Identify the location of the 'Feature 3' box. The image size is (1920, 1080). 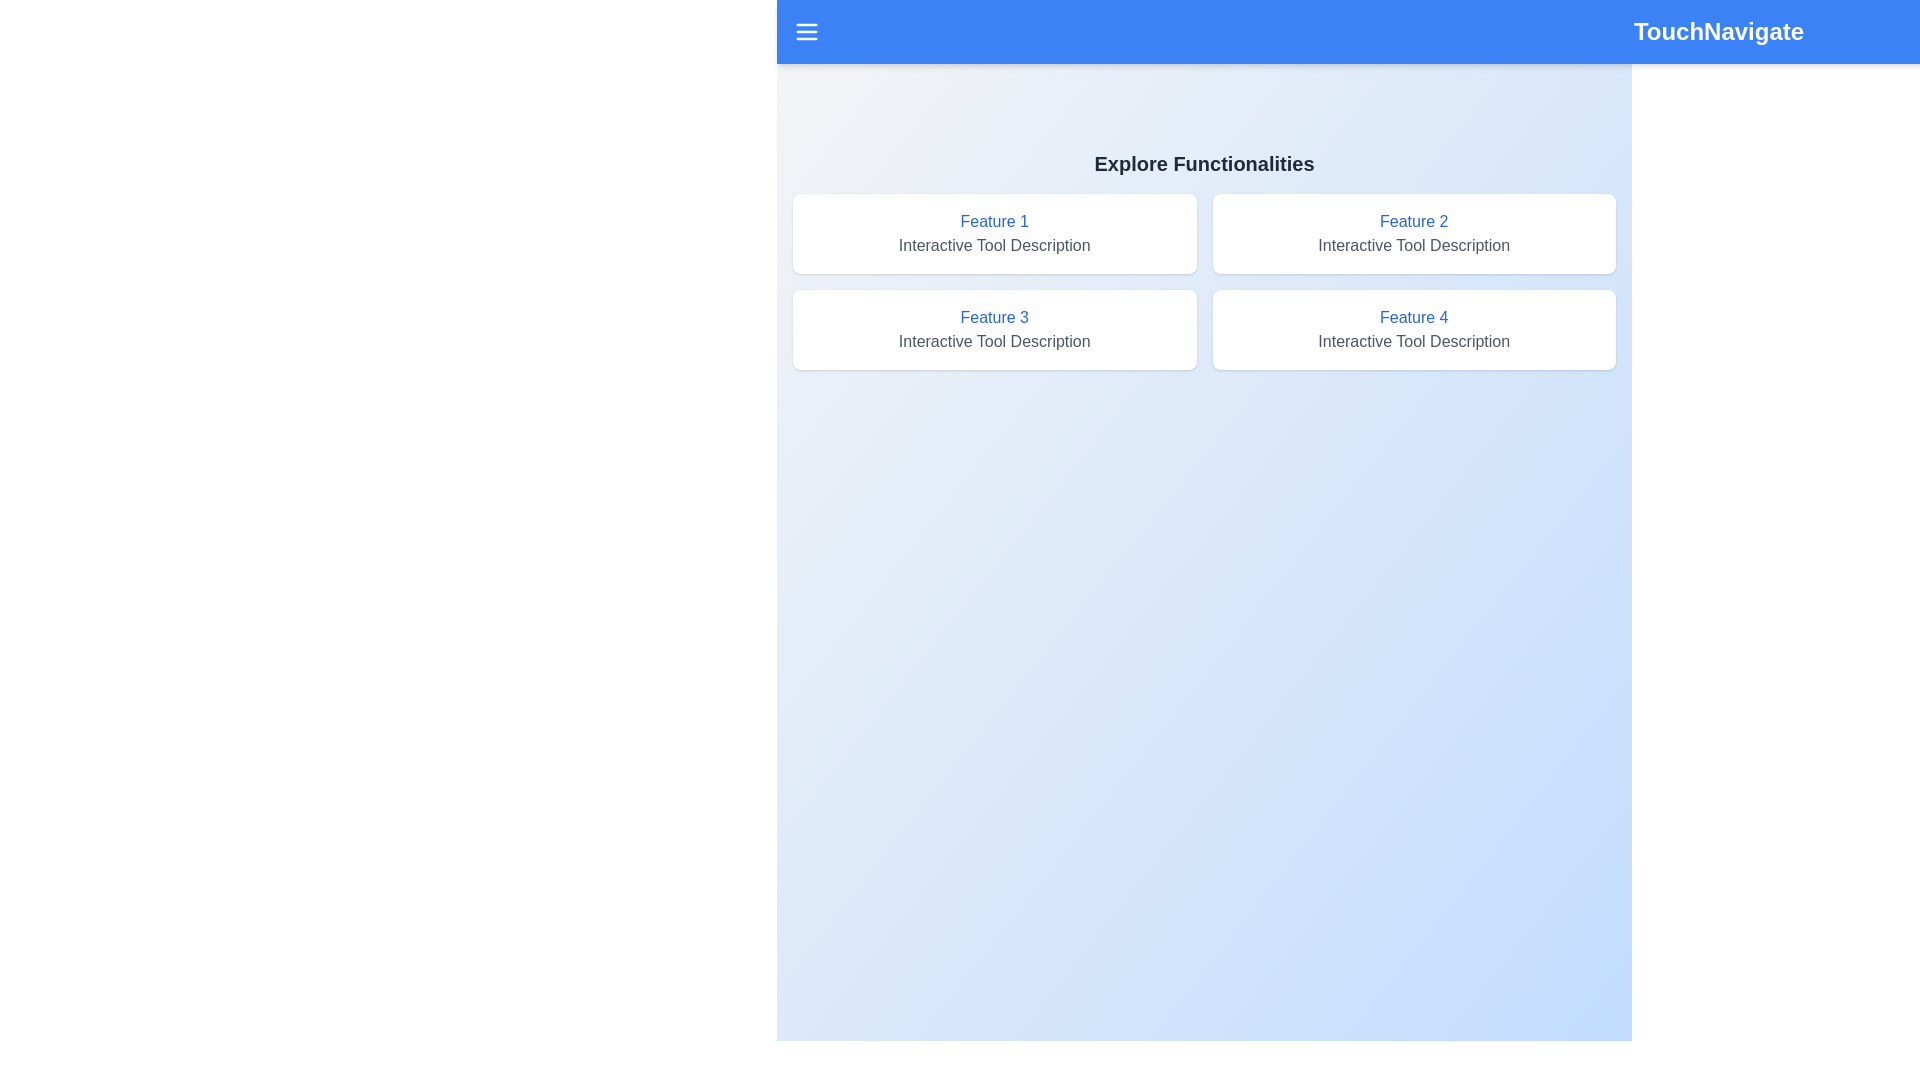
(994, 329).